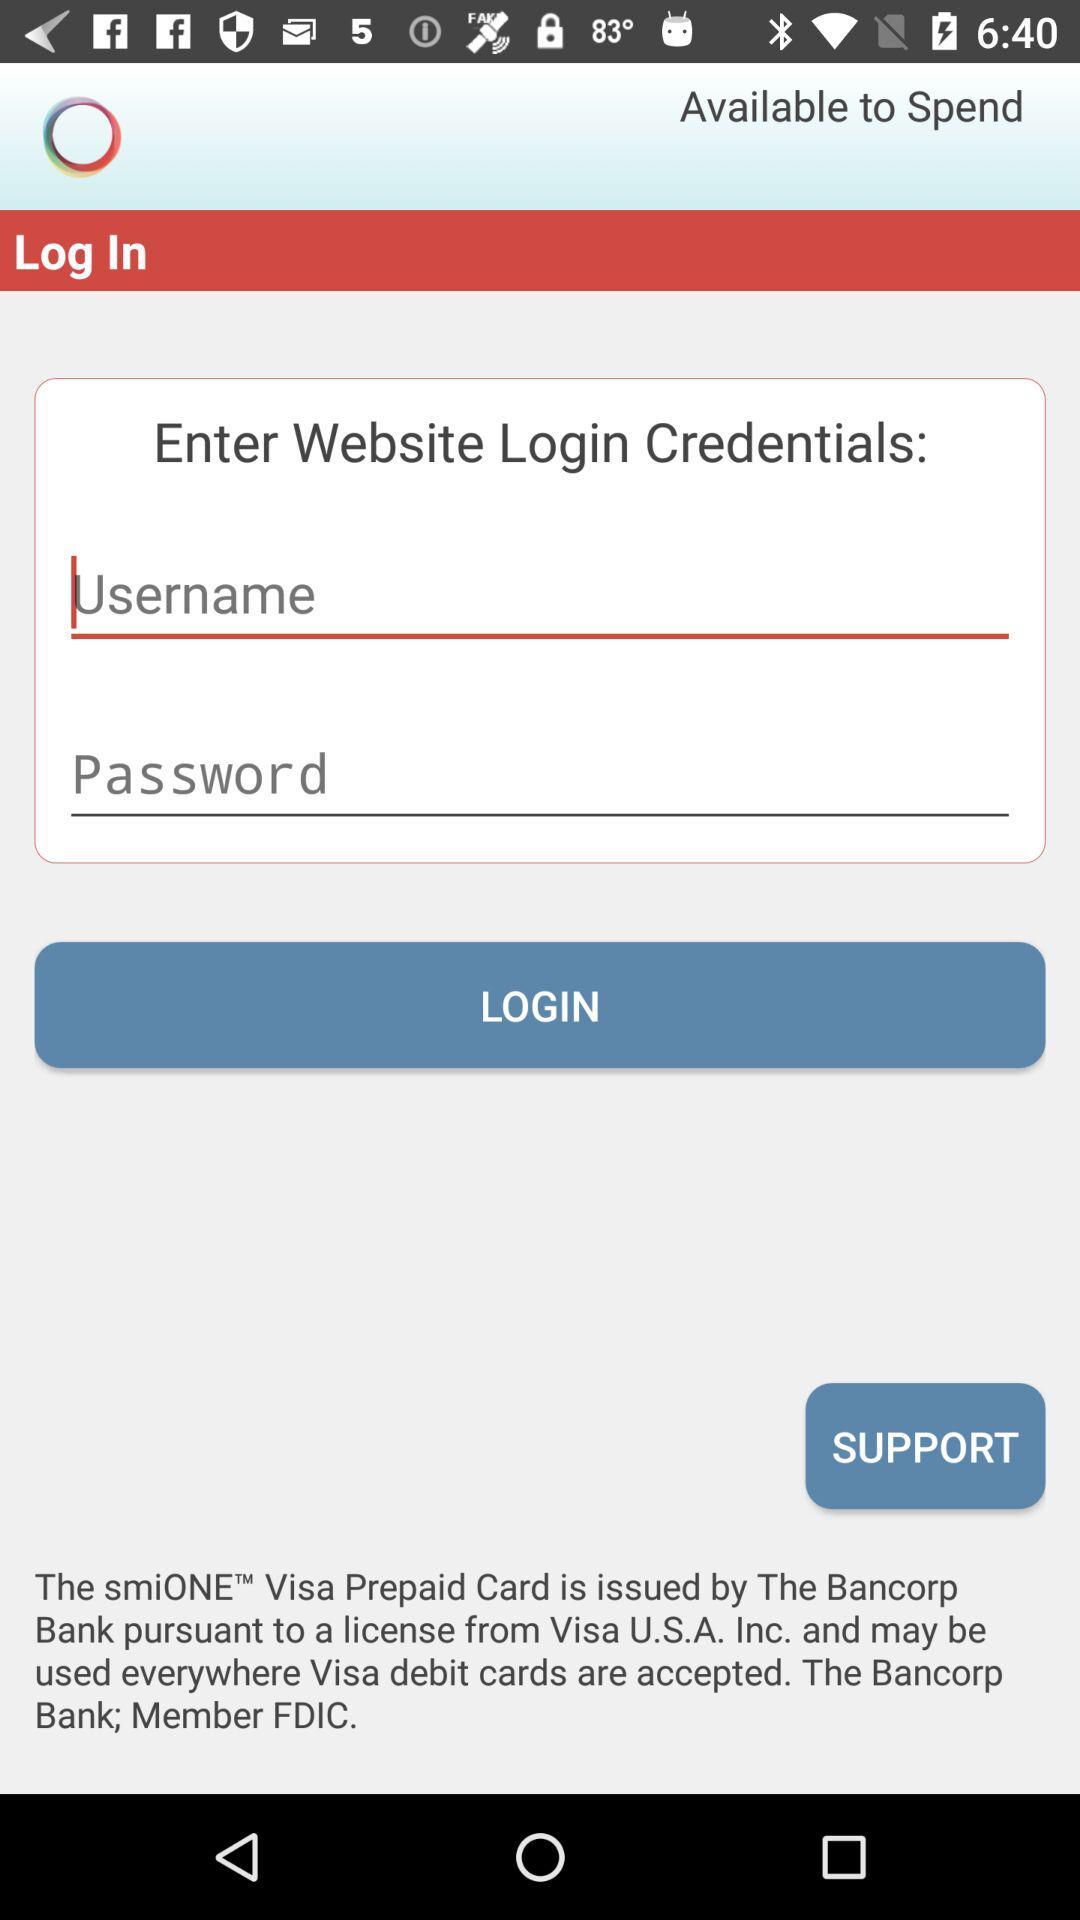 The width and height of the screenshot is (1080, 1920). What do you see at coordinates (925, 1445) in the screenshot?
I see `item above the the smione visa` at bounding box center [925, 1445].